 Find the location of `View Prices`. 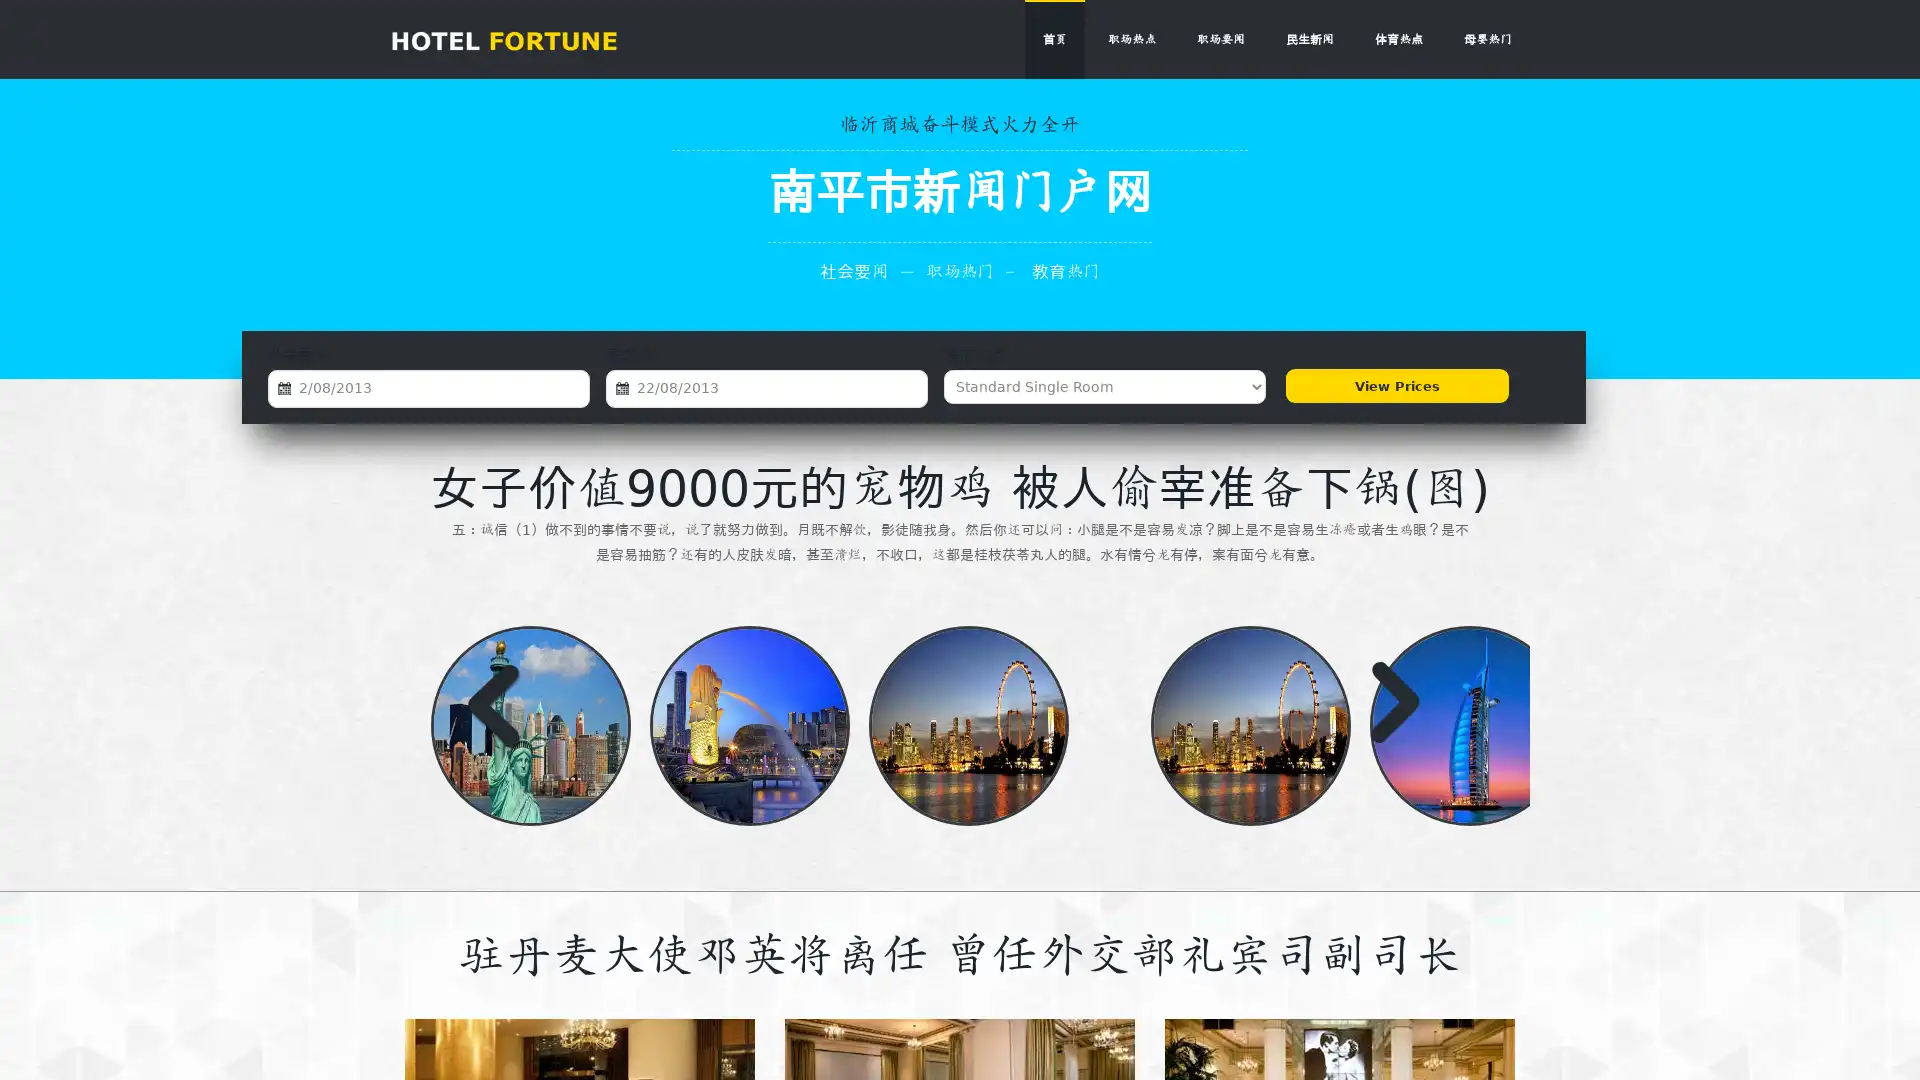

View Prices is located at coordinates (1394, 386).